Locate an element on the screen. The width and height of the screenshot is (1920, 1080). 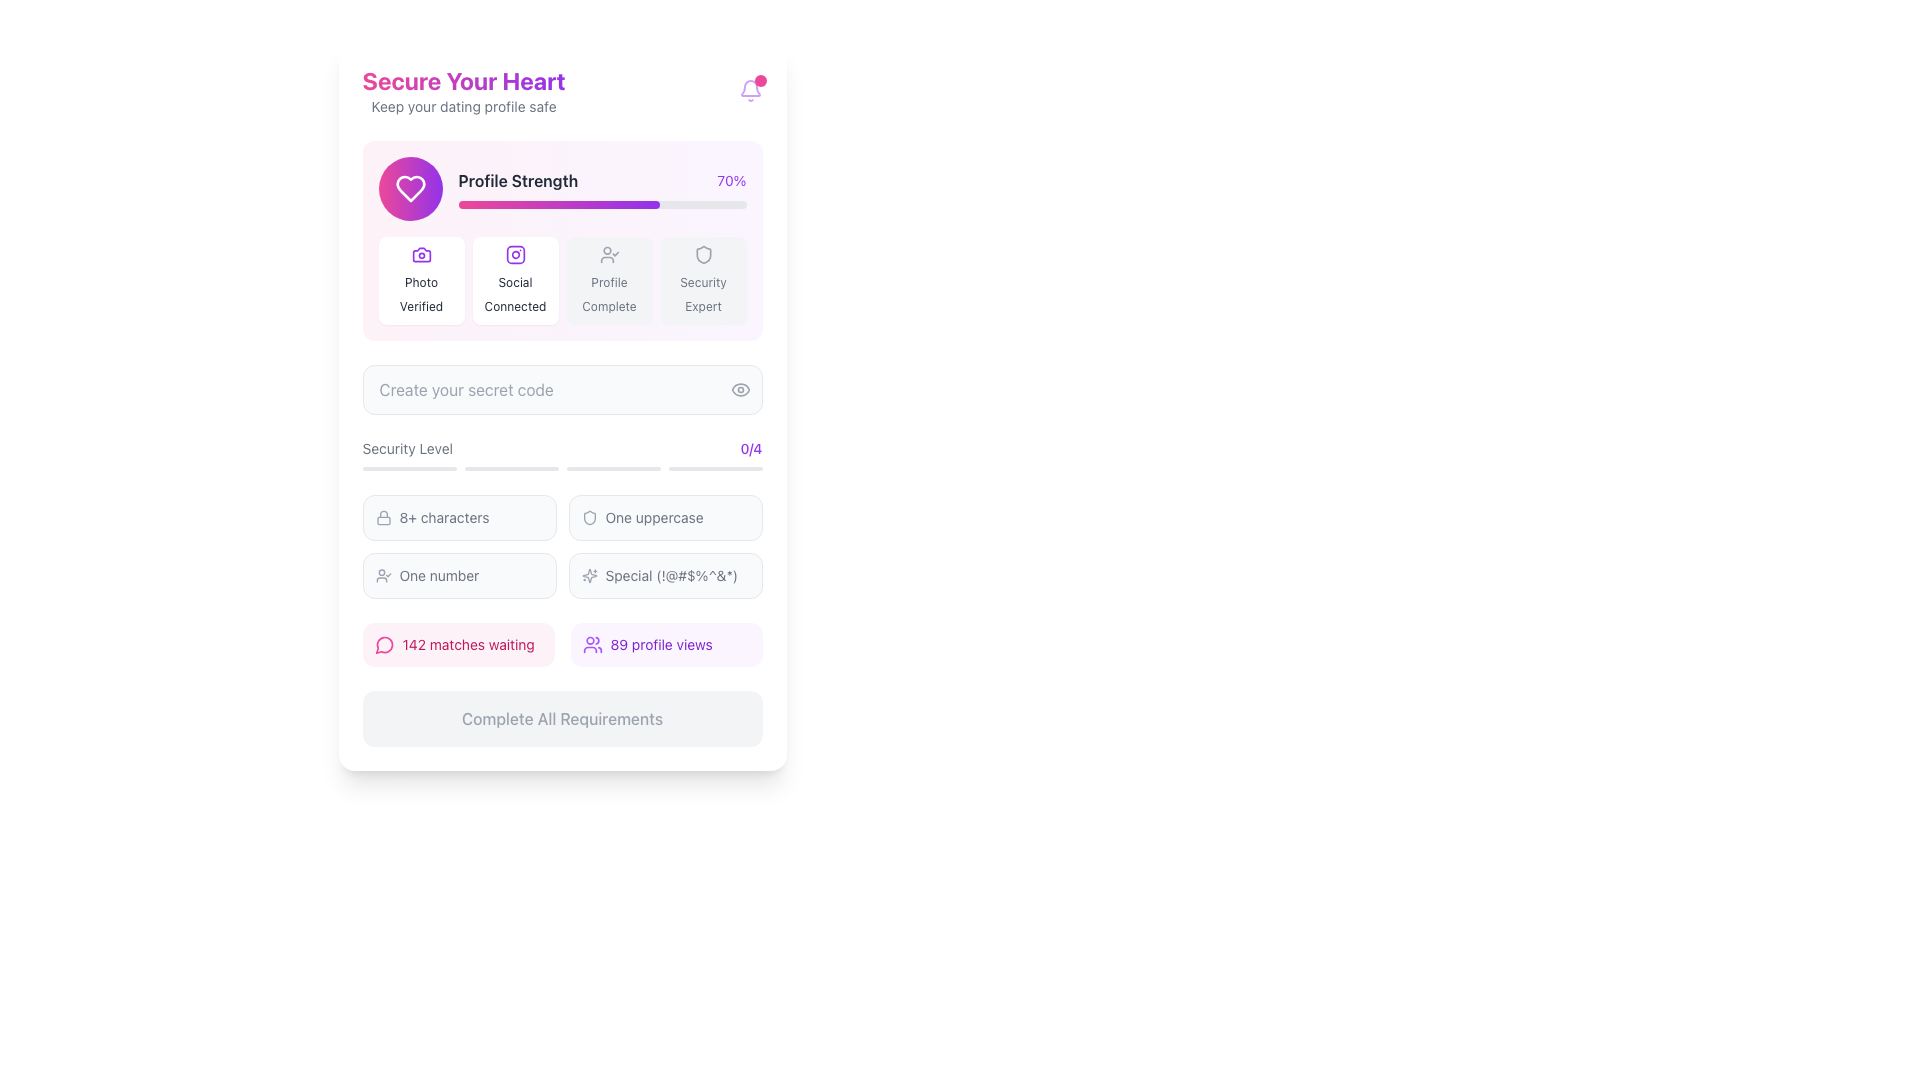
the eye-shaped icon located on the right side of the password input field labeled 'Create your secret code' is located at coordinates (739, 389).